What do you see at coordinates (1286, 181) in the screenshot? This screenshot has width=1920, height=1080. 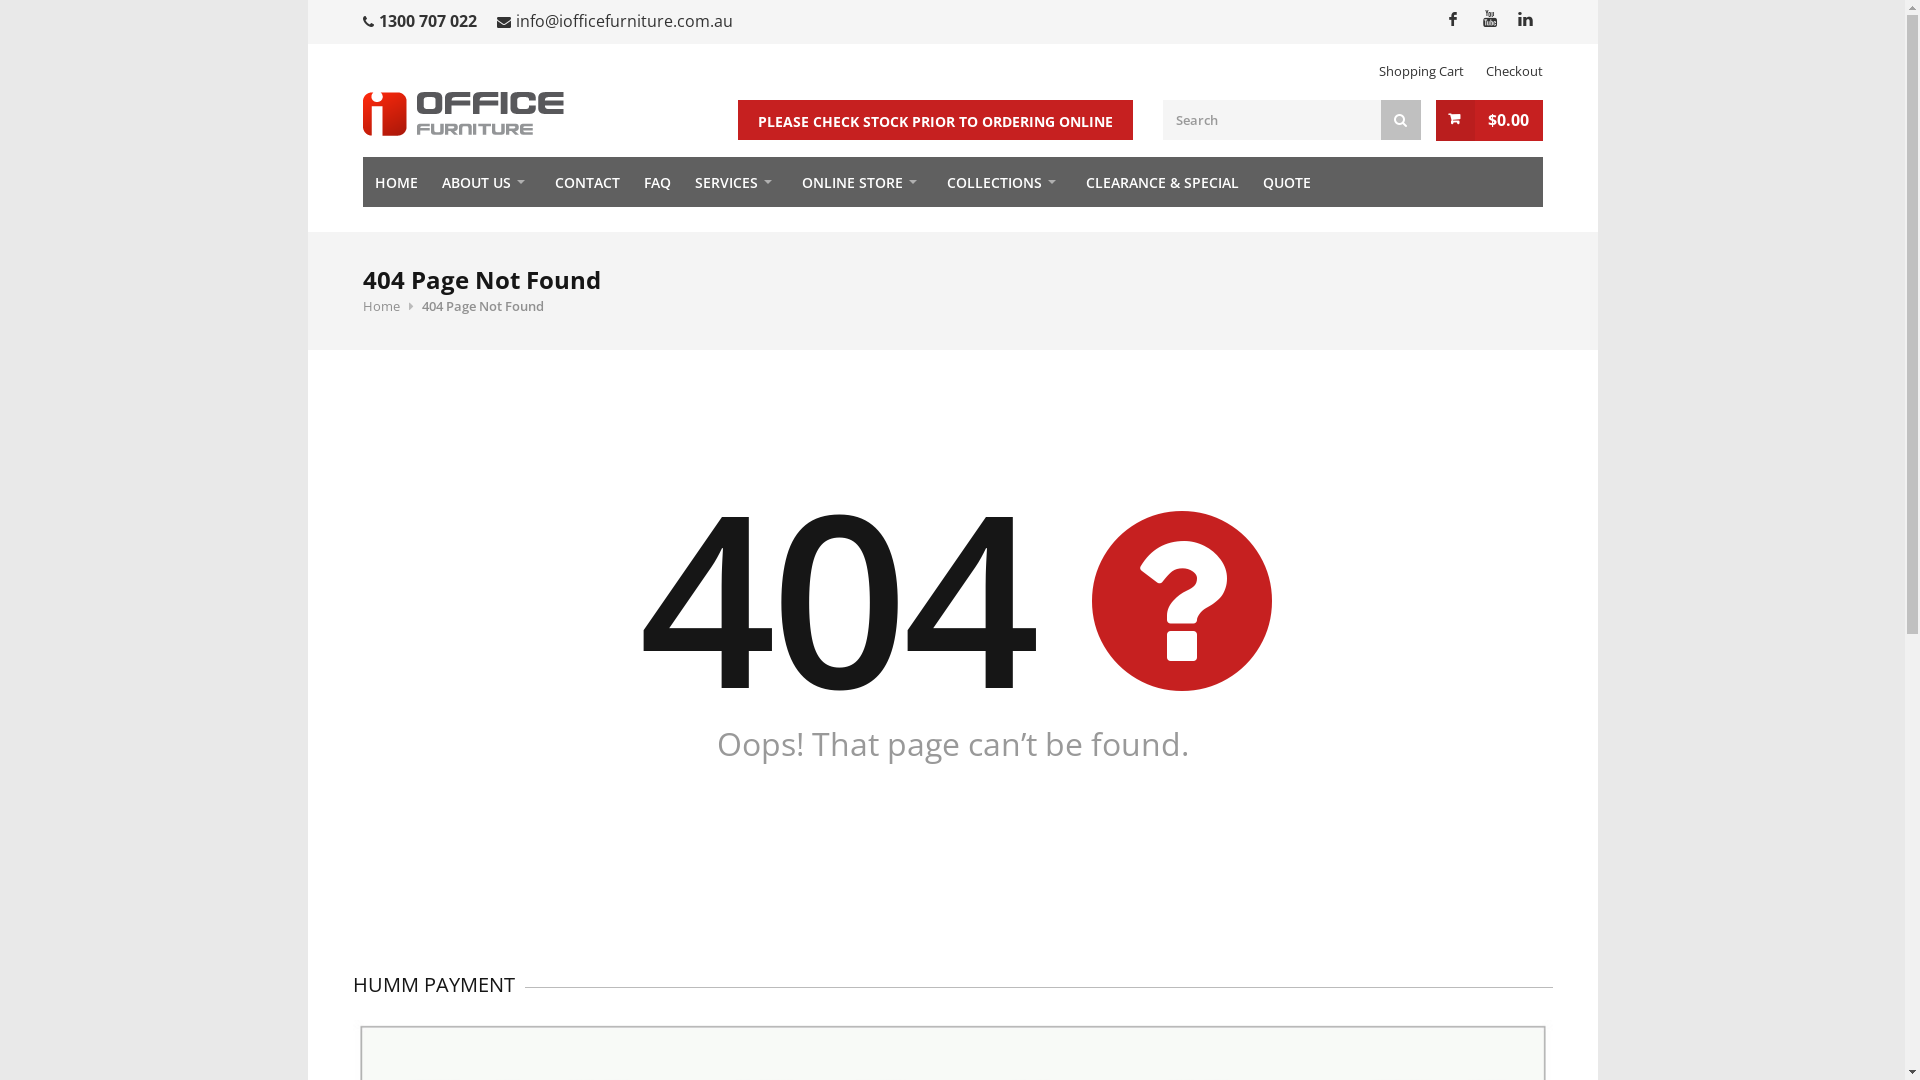 I see `'QUOTE'` at bounding box center [1286, 181].